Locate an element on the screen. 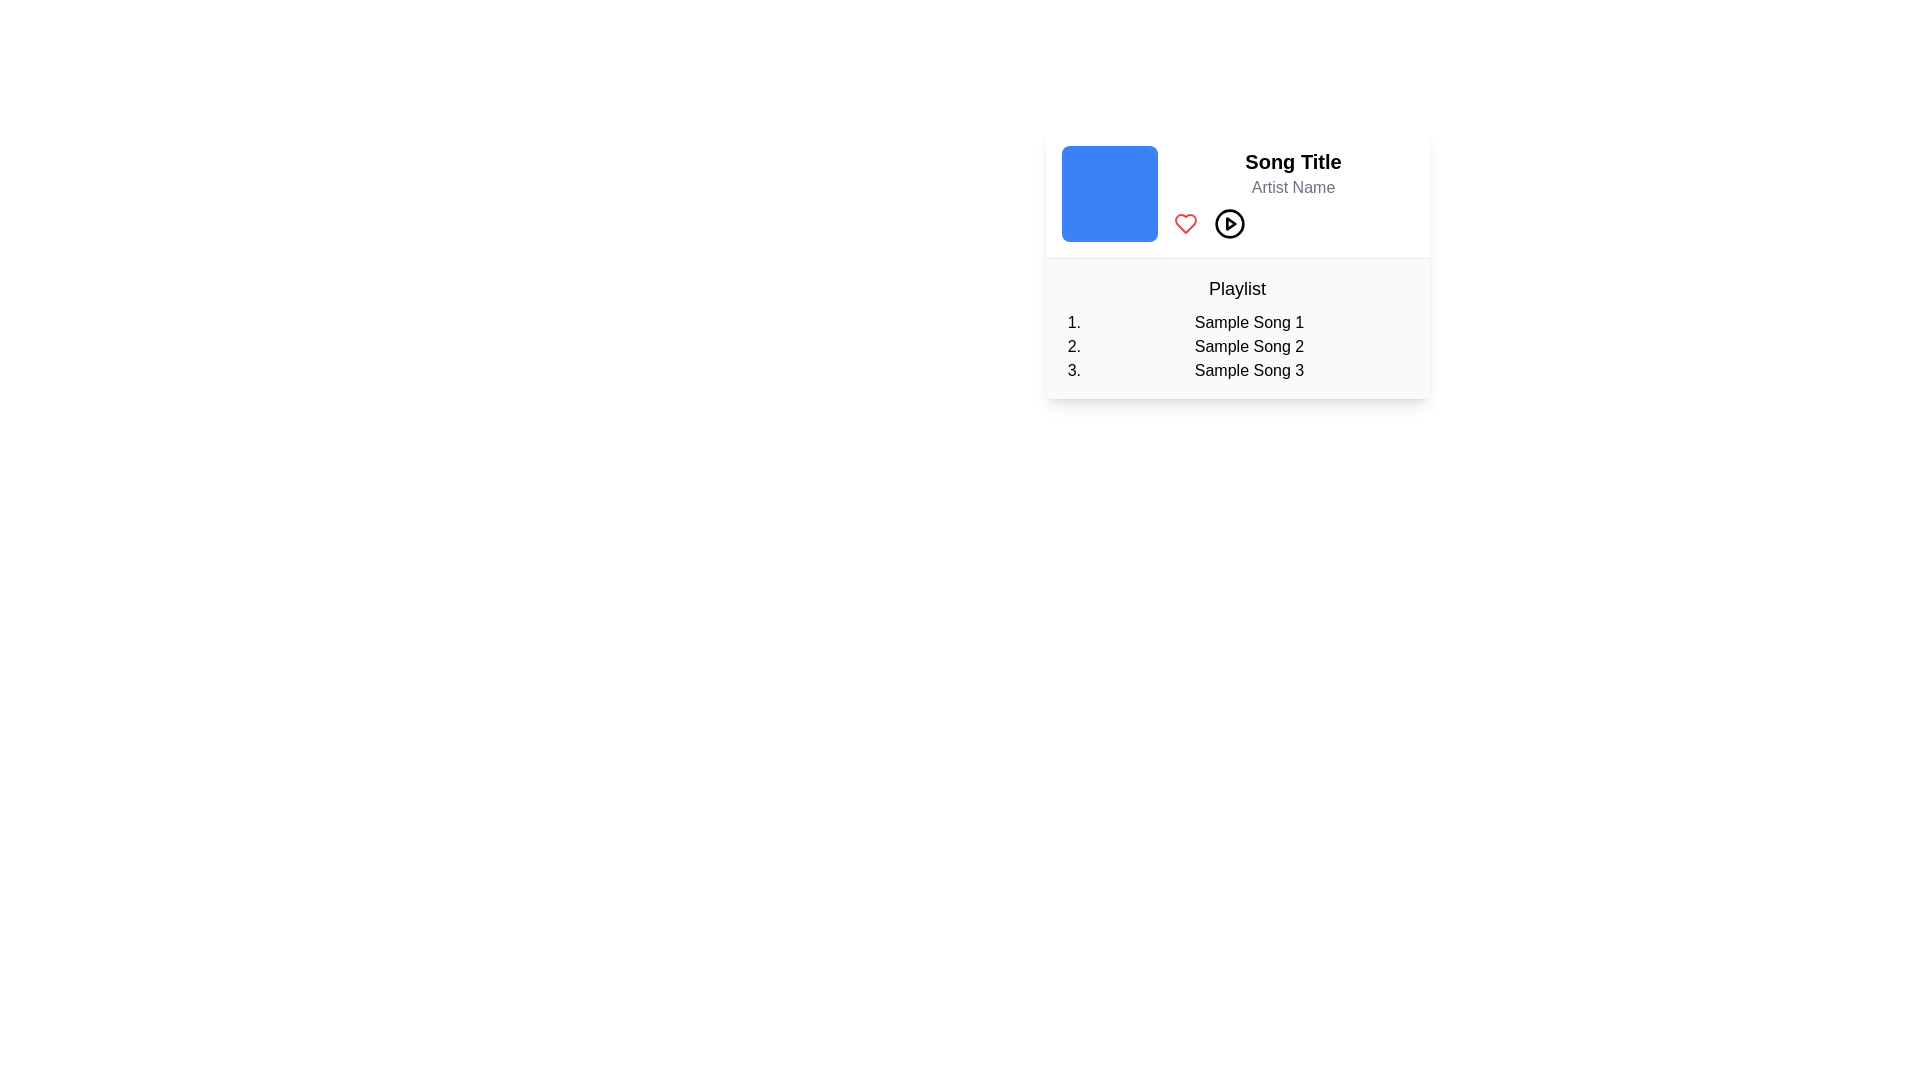 The height and width of the screenshot is (1080, 1920). the circular play button with a triangular play icon, located in the row of interactive icons underneath the 'Song Title' and 'Artist Name', to play the related media is located at coordinates (1228, 223).